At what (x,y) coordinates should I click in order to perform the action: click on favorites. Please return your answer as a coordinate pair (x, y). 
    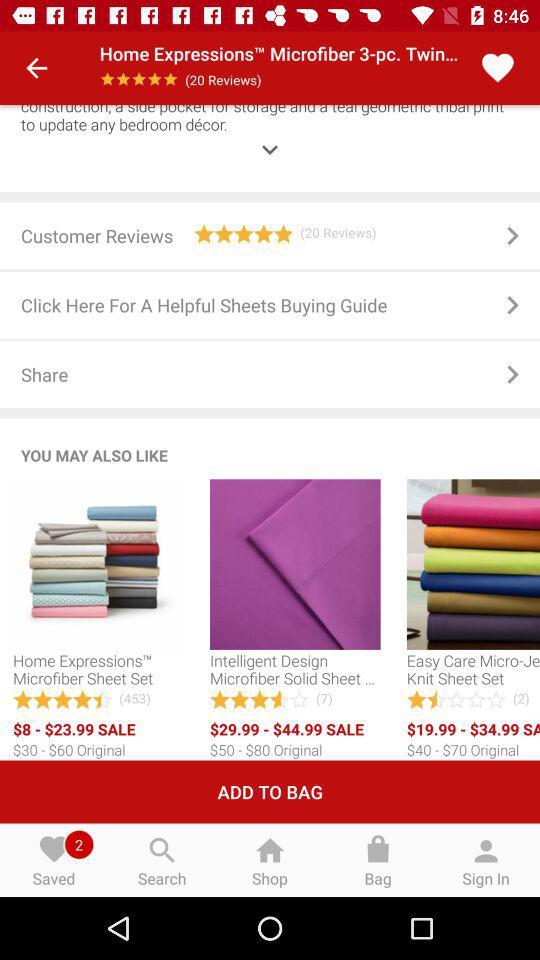
    Looking at the image, I should click on (496, 68).